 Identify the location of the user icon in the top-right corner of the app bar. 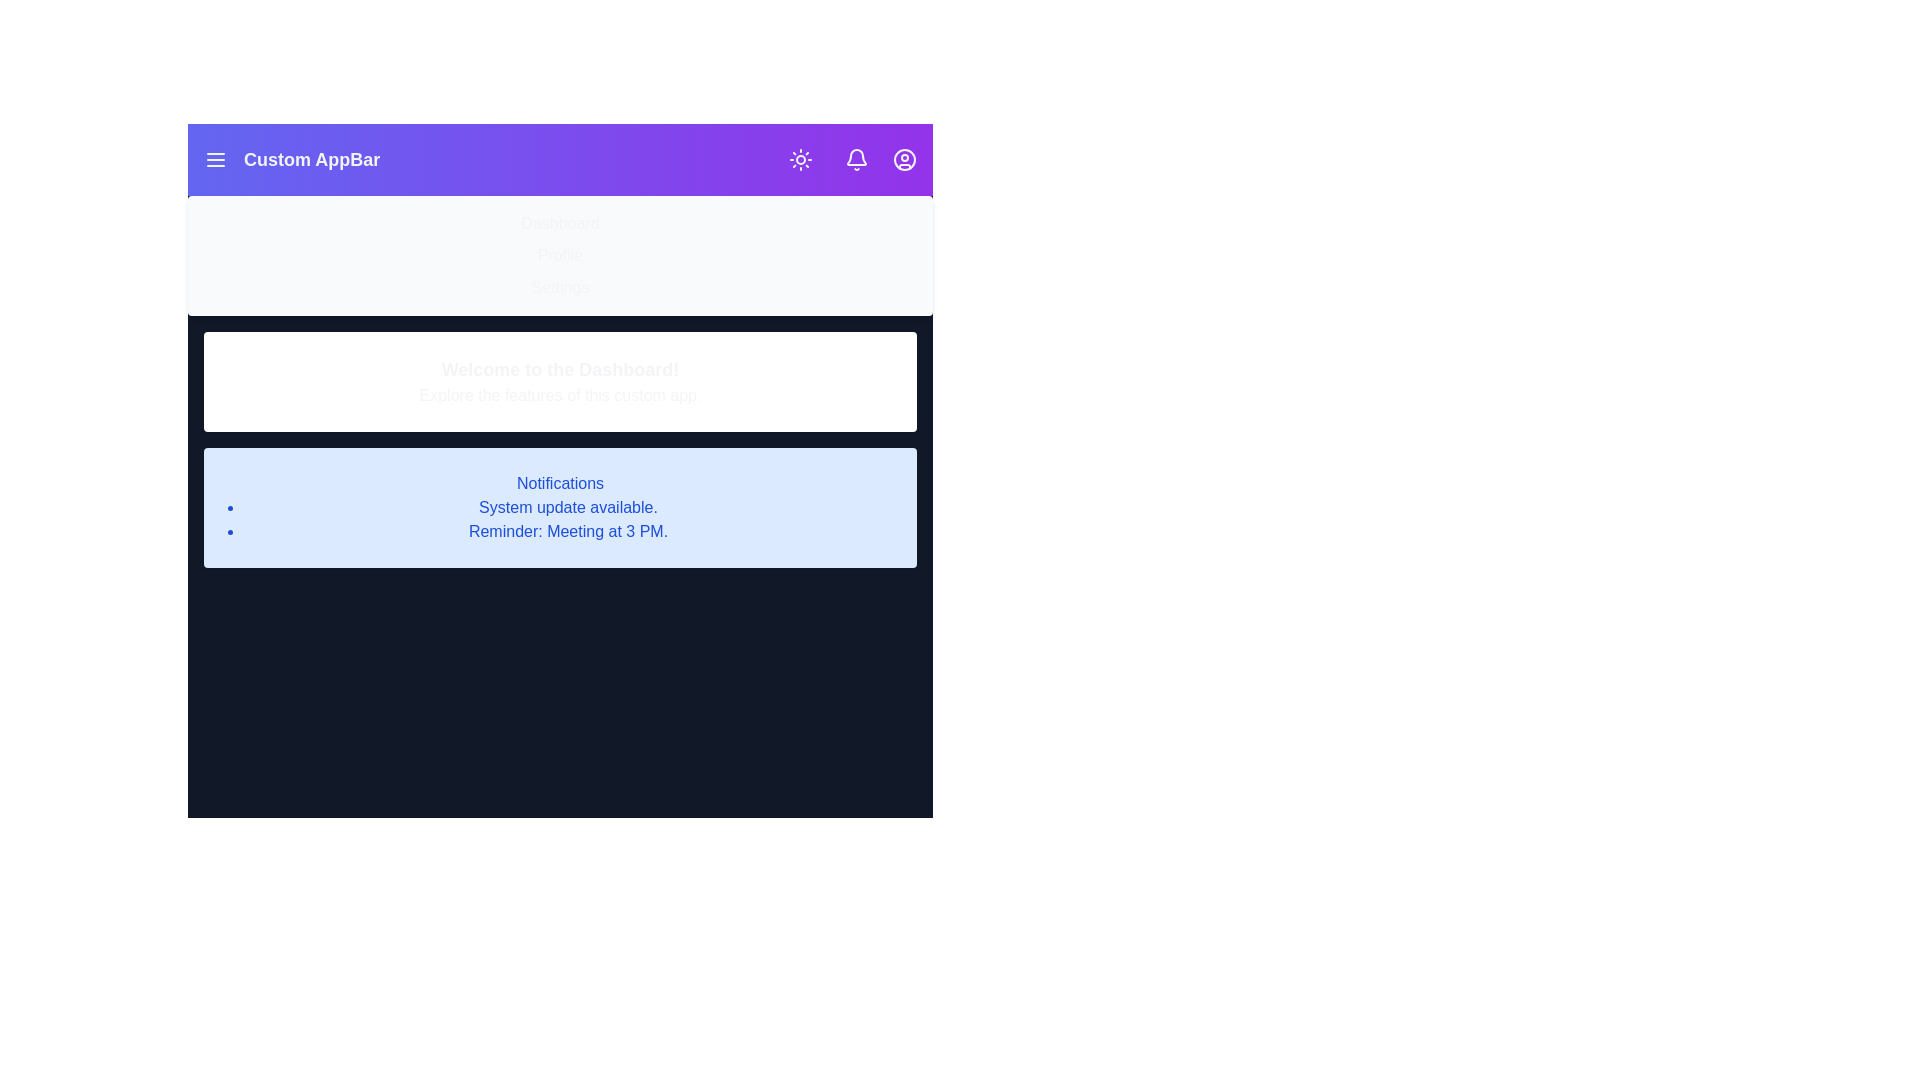
(904, 158).